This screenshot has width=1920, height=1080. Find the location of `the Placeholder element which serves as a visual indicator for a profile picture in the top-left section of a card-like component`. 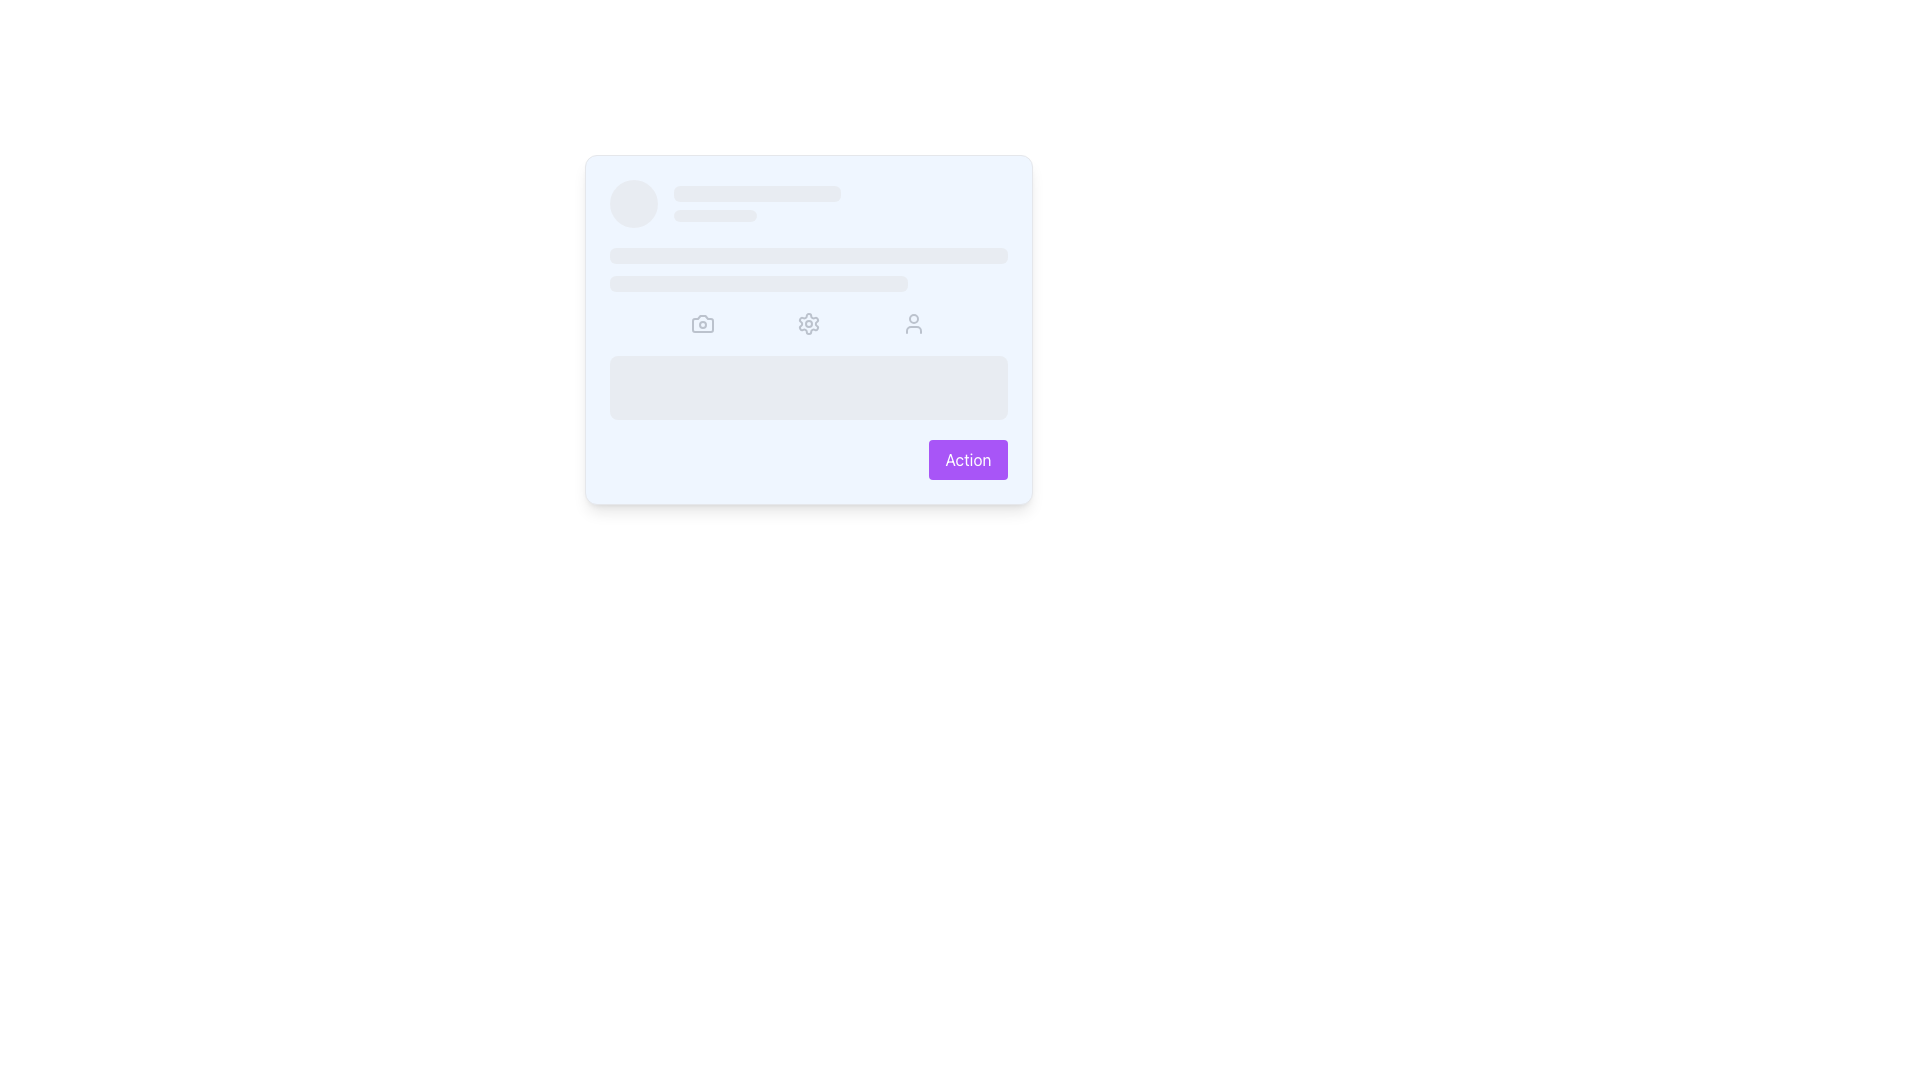

the Placeholder element which serves as a visual indicator for a profile picture in the top-left section of a card-like component is located at coordinates (632, 204).